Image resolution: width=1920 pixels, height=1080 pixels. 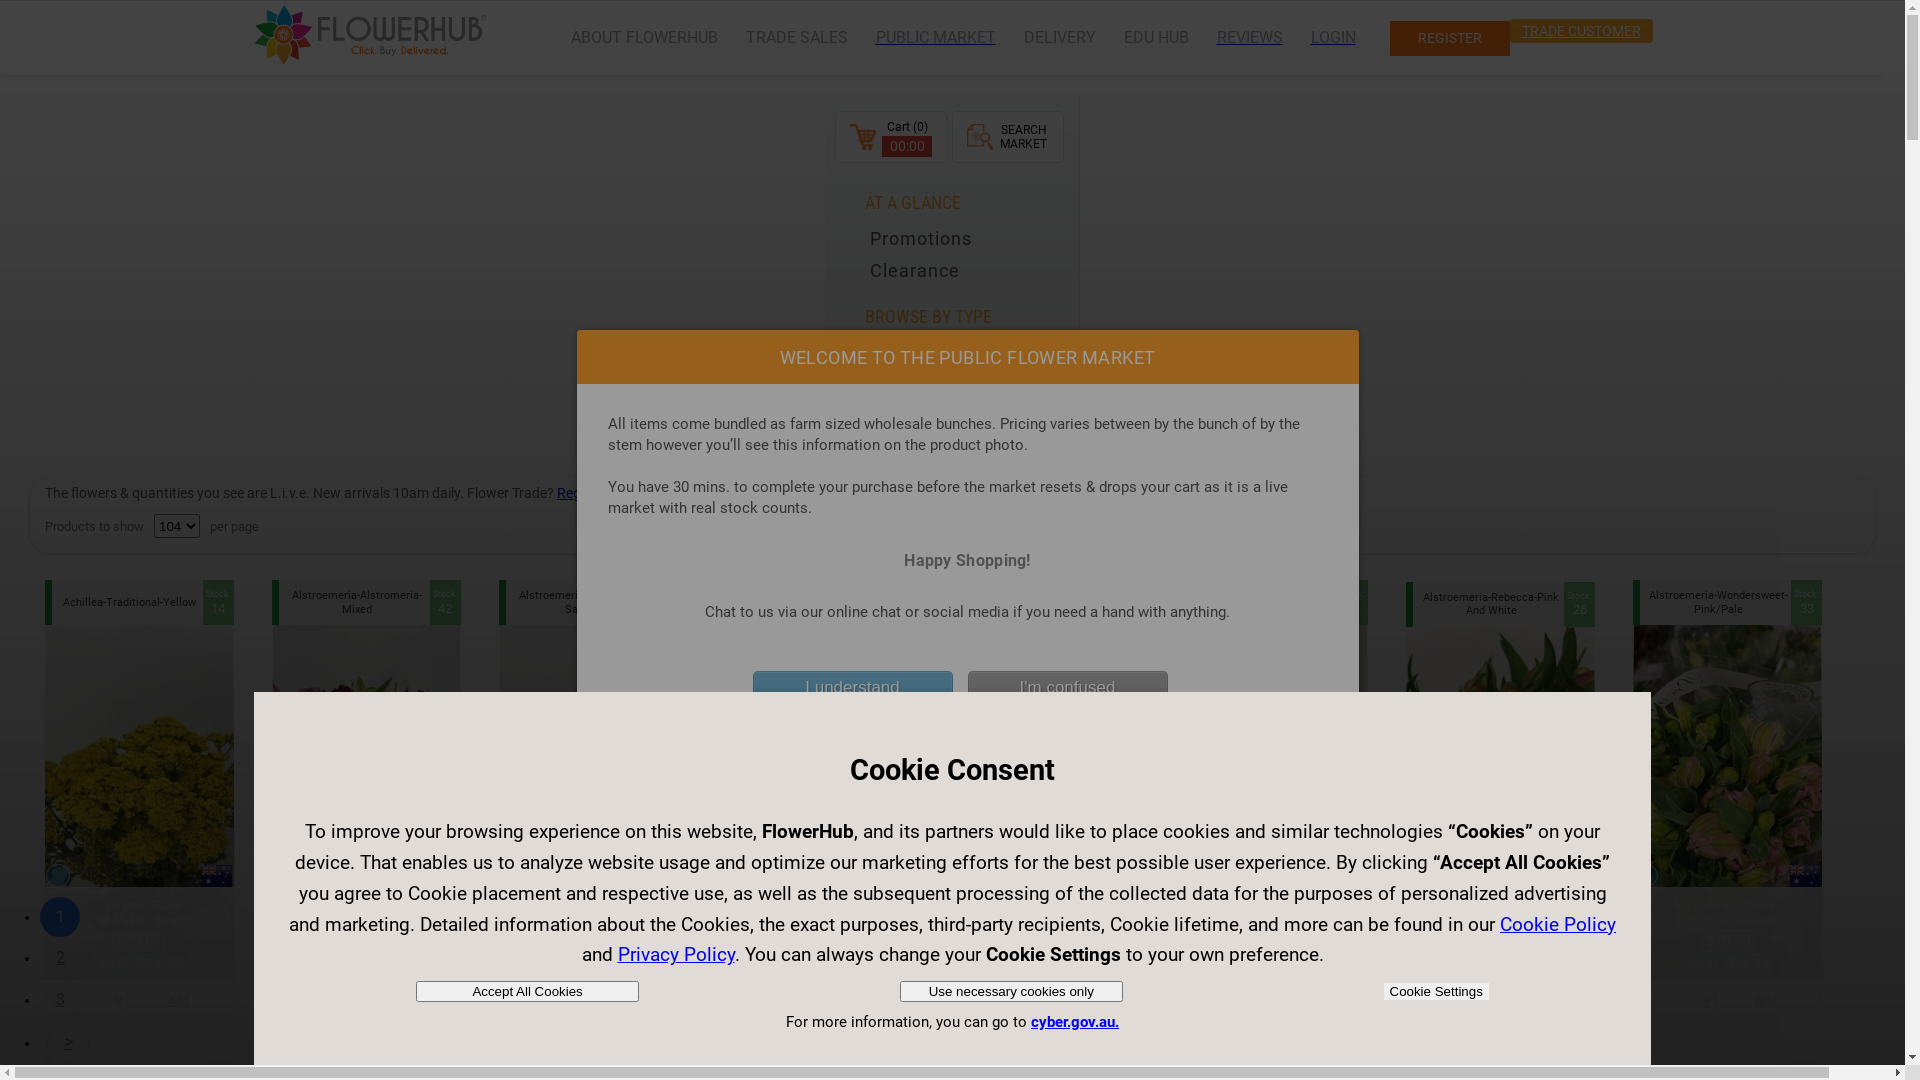 What do you see at coordinates (59, 956) in the screenshot?
I see `'2'` at bounding box center [59, 956].